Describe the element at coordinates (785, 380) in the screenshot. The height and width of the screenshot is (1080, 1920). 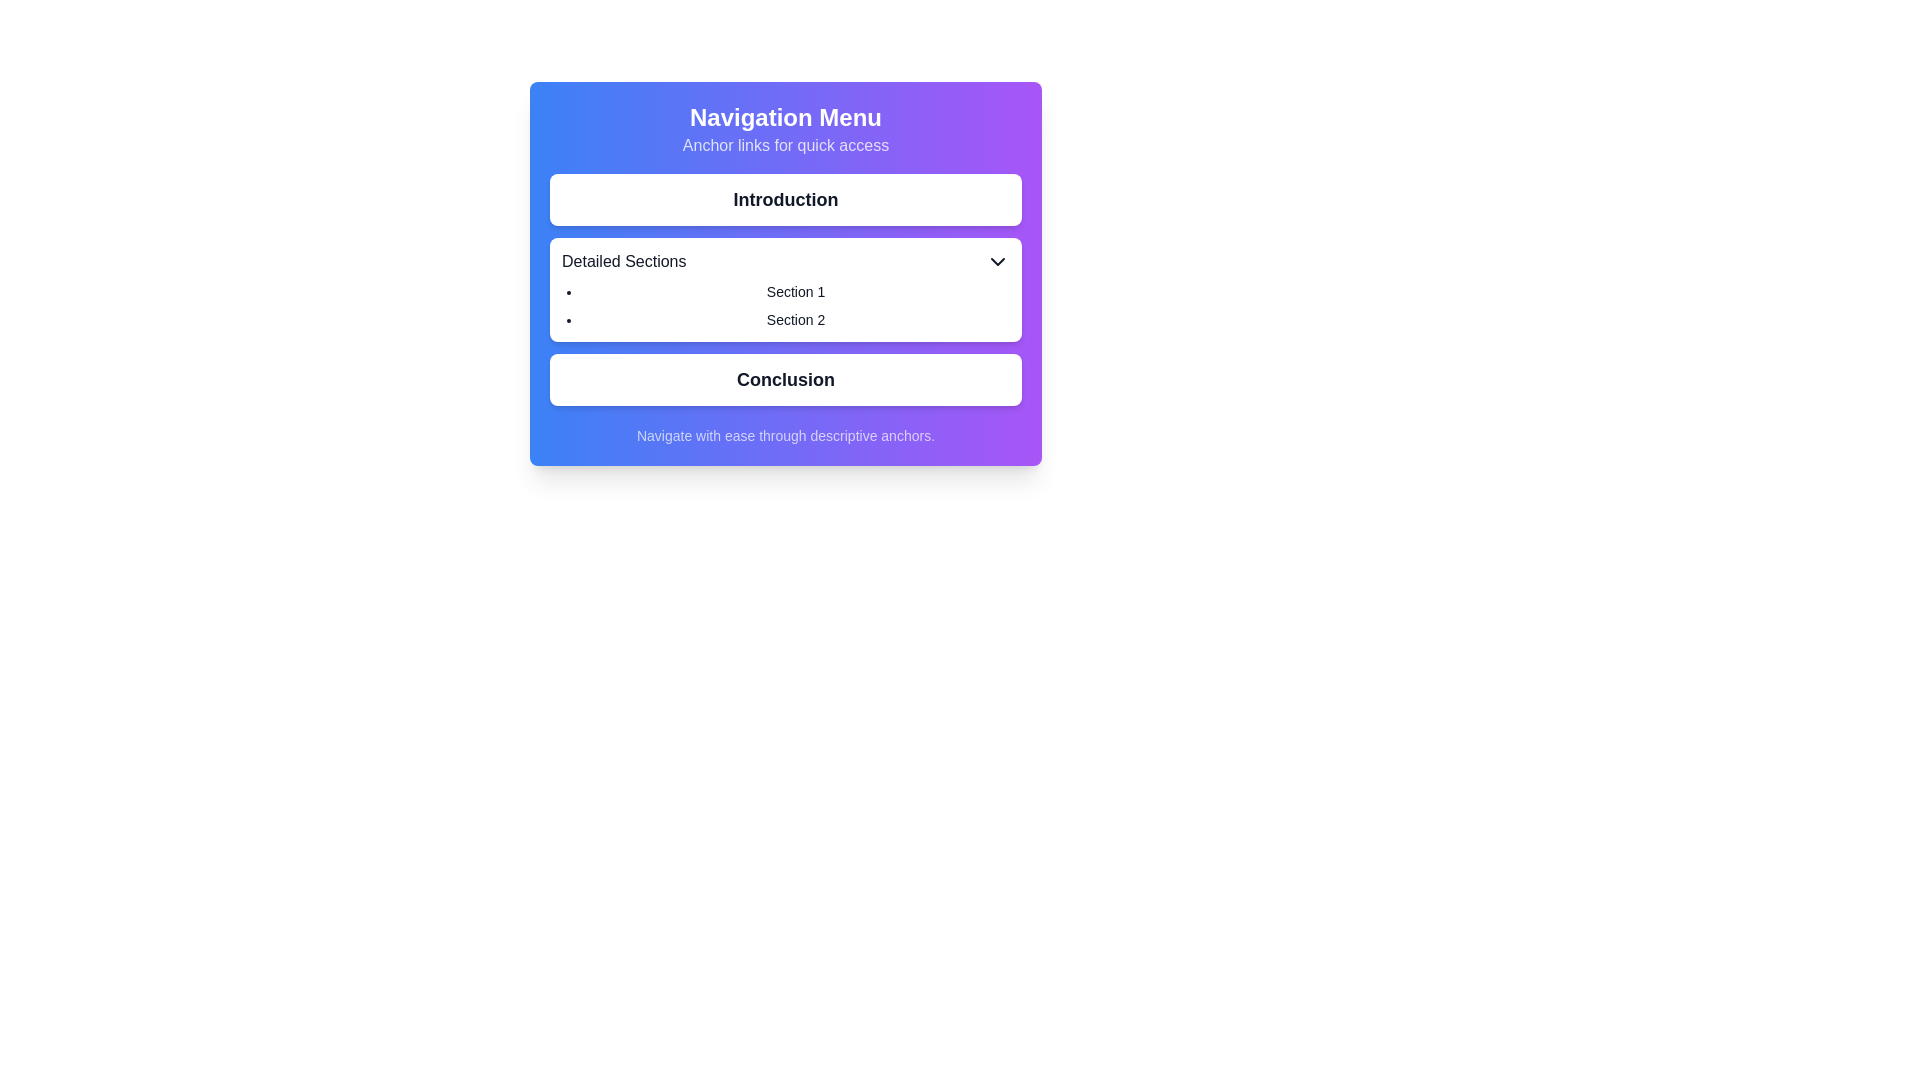
I see `the clickable text link styled in bold, positioned at the lower edge of the purple gradient section` at that location.